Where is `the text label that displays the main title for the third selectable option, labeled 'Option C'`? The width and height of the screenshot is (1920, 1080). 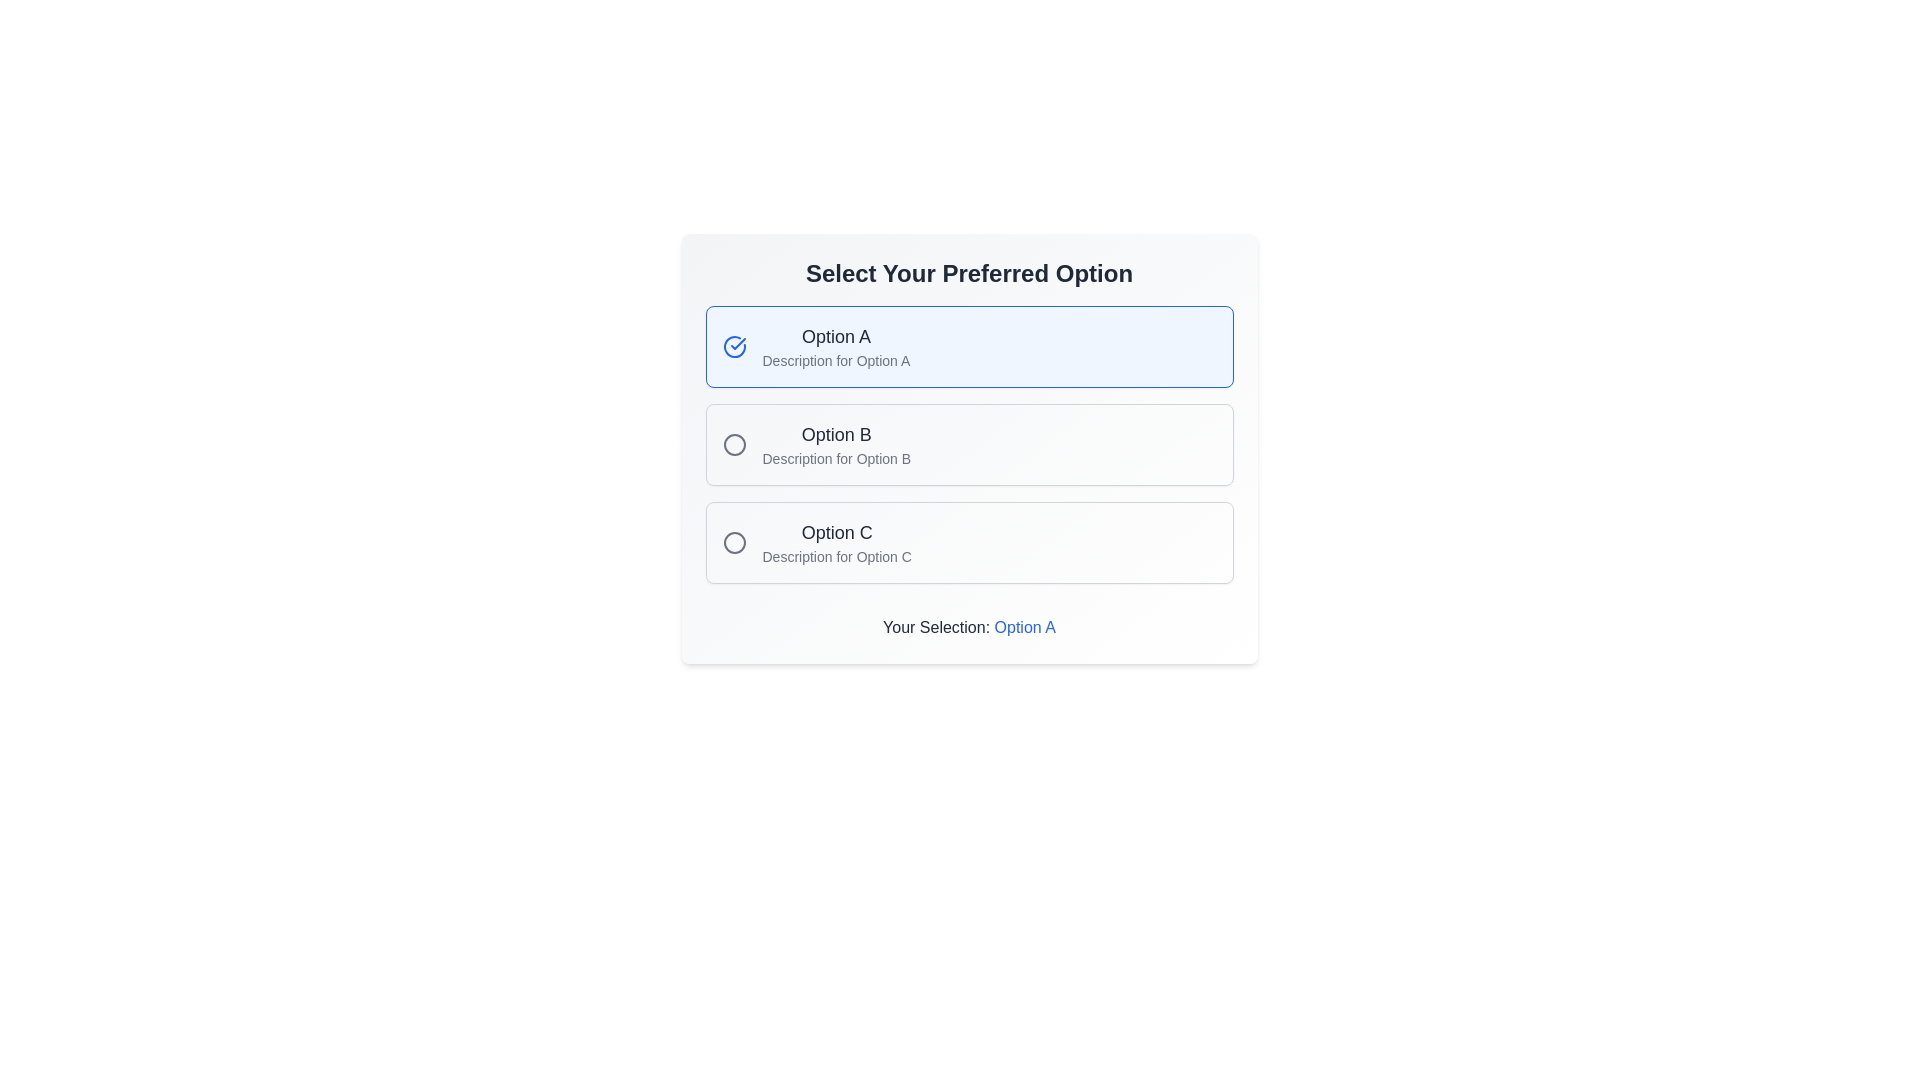 the text label that displays the main title for the third selectable option, labeled 'Option C' is located at coordinates (837, 531).